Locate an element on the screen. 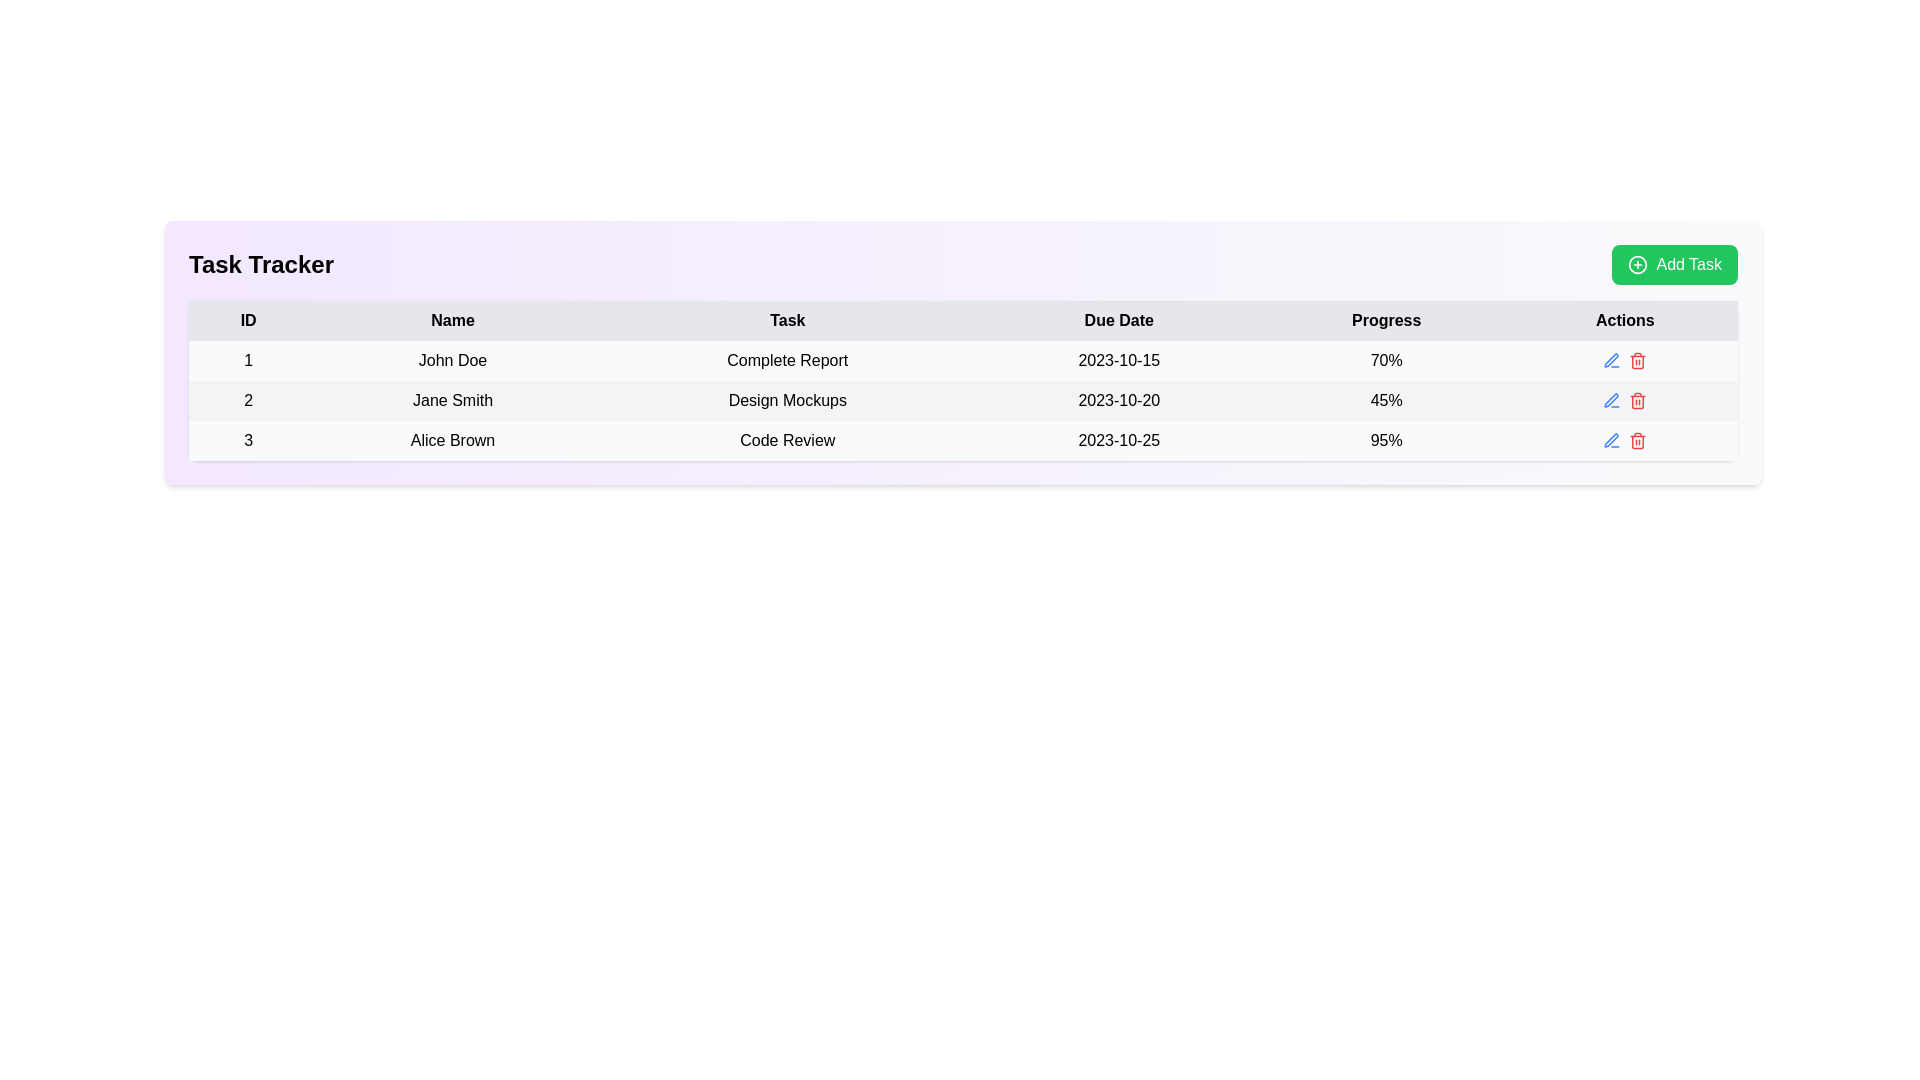  the static text label displaying 'Code Review' located in the third row of the task description column of the data table, positioned between the 'Name' and 'Due Date' columns is located at coordinates (786, 439).